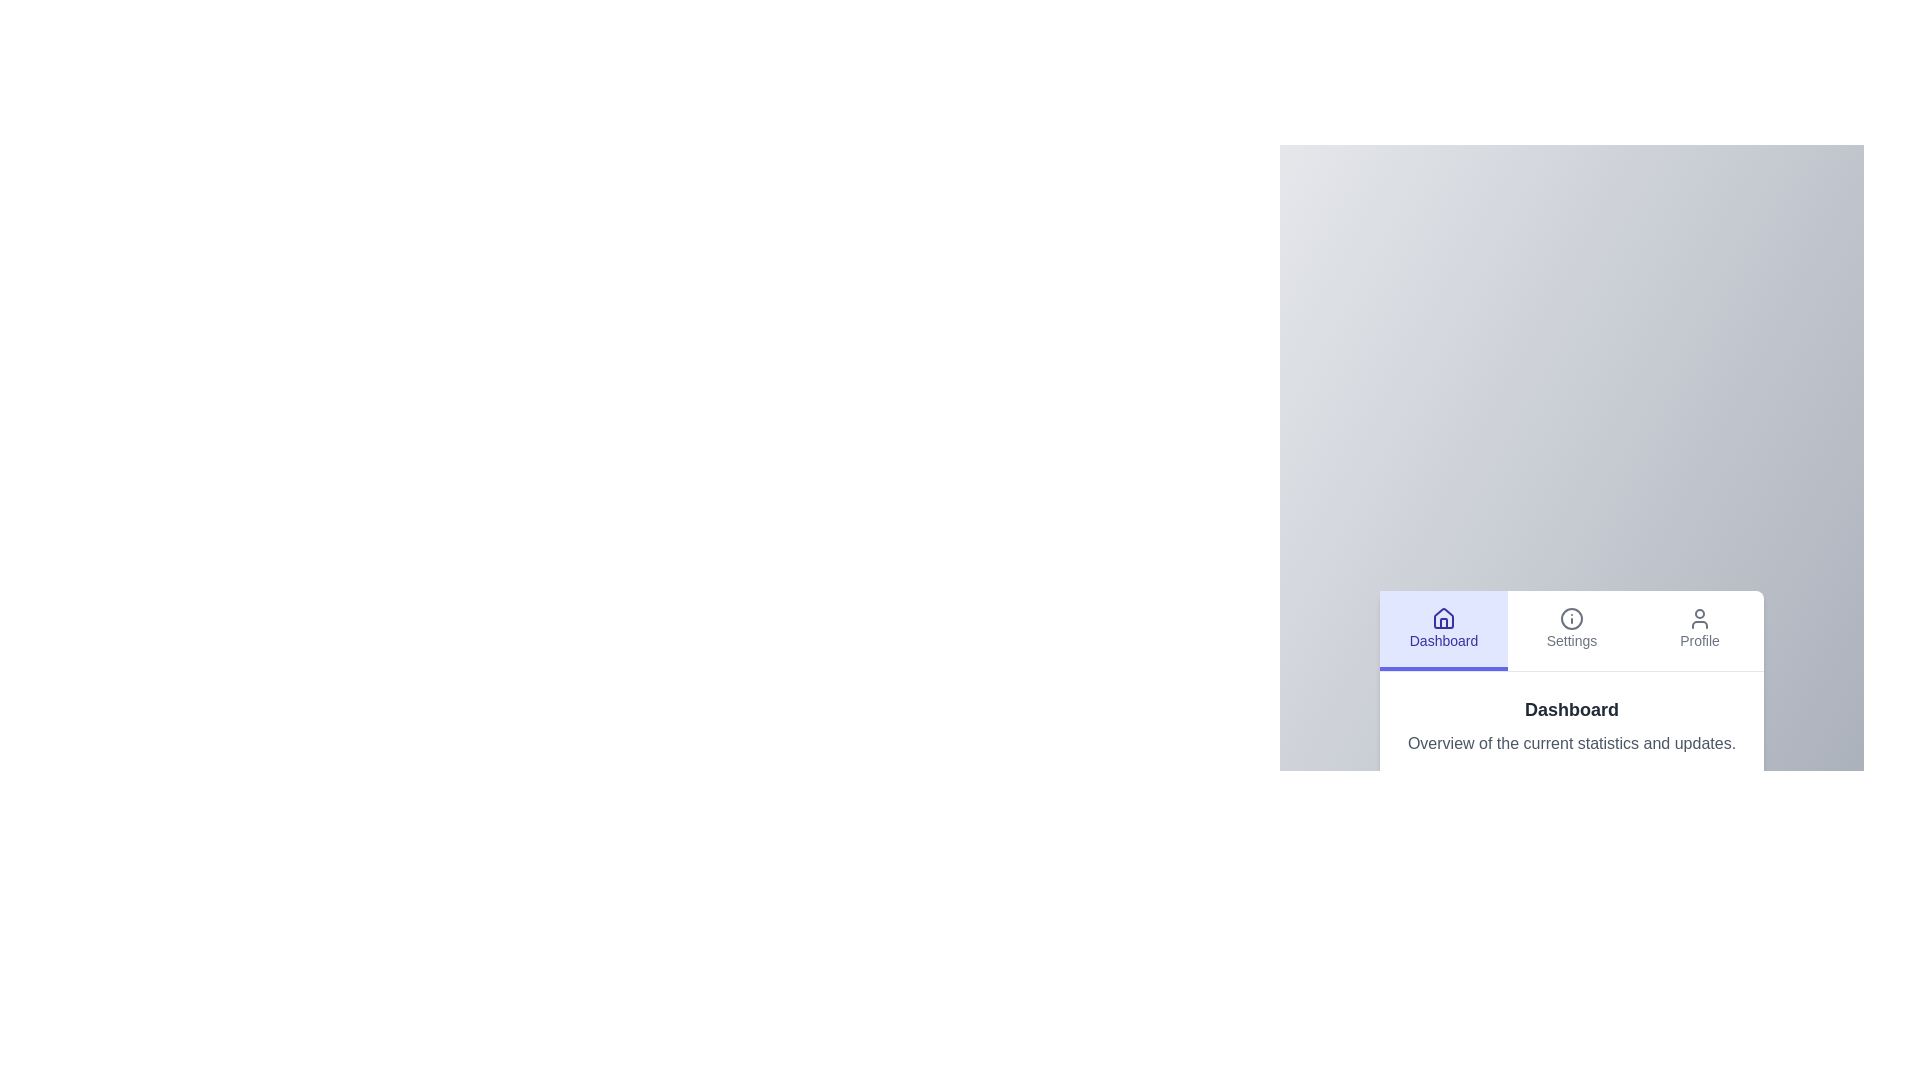 This screenshot has height=1080, width=1920. I want to click on the tab labeled Profile to view its content, so click(1698, 627).